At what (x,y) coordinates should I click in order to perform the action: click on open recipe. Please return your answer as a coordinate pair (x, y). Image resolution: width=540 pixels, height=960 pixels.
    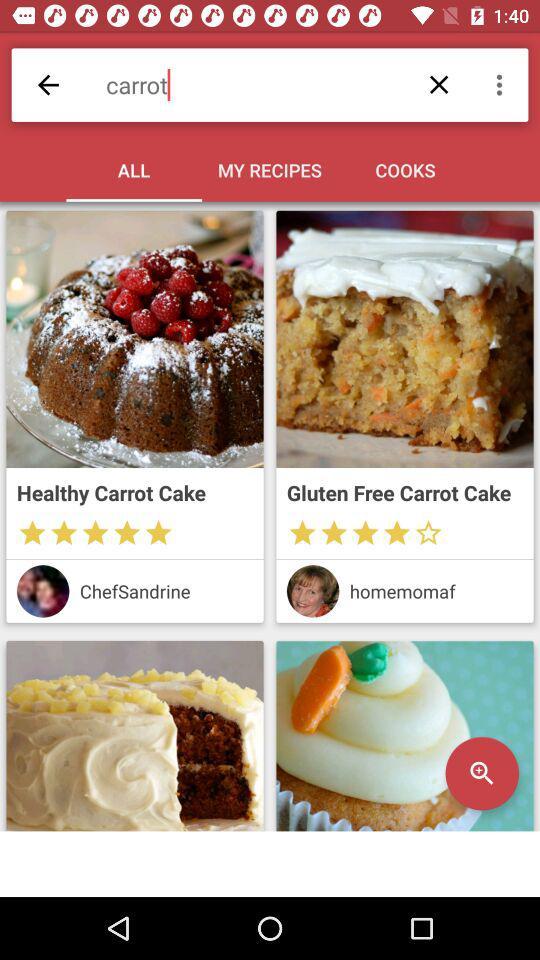
    Looking at the image, I should click on (405, 735).